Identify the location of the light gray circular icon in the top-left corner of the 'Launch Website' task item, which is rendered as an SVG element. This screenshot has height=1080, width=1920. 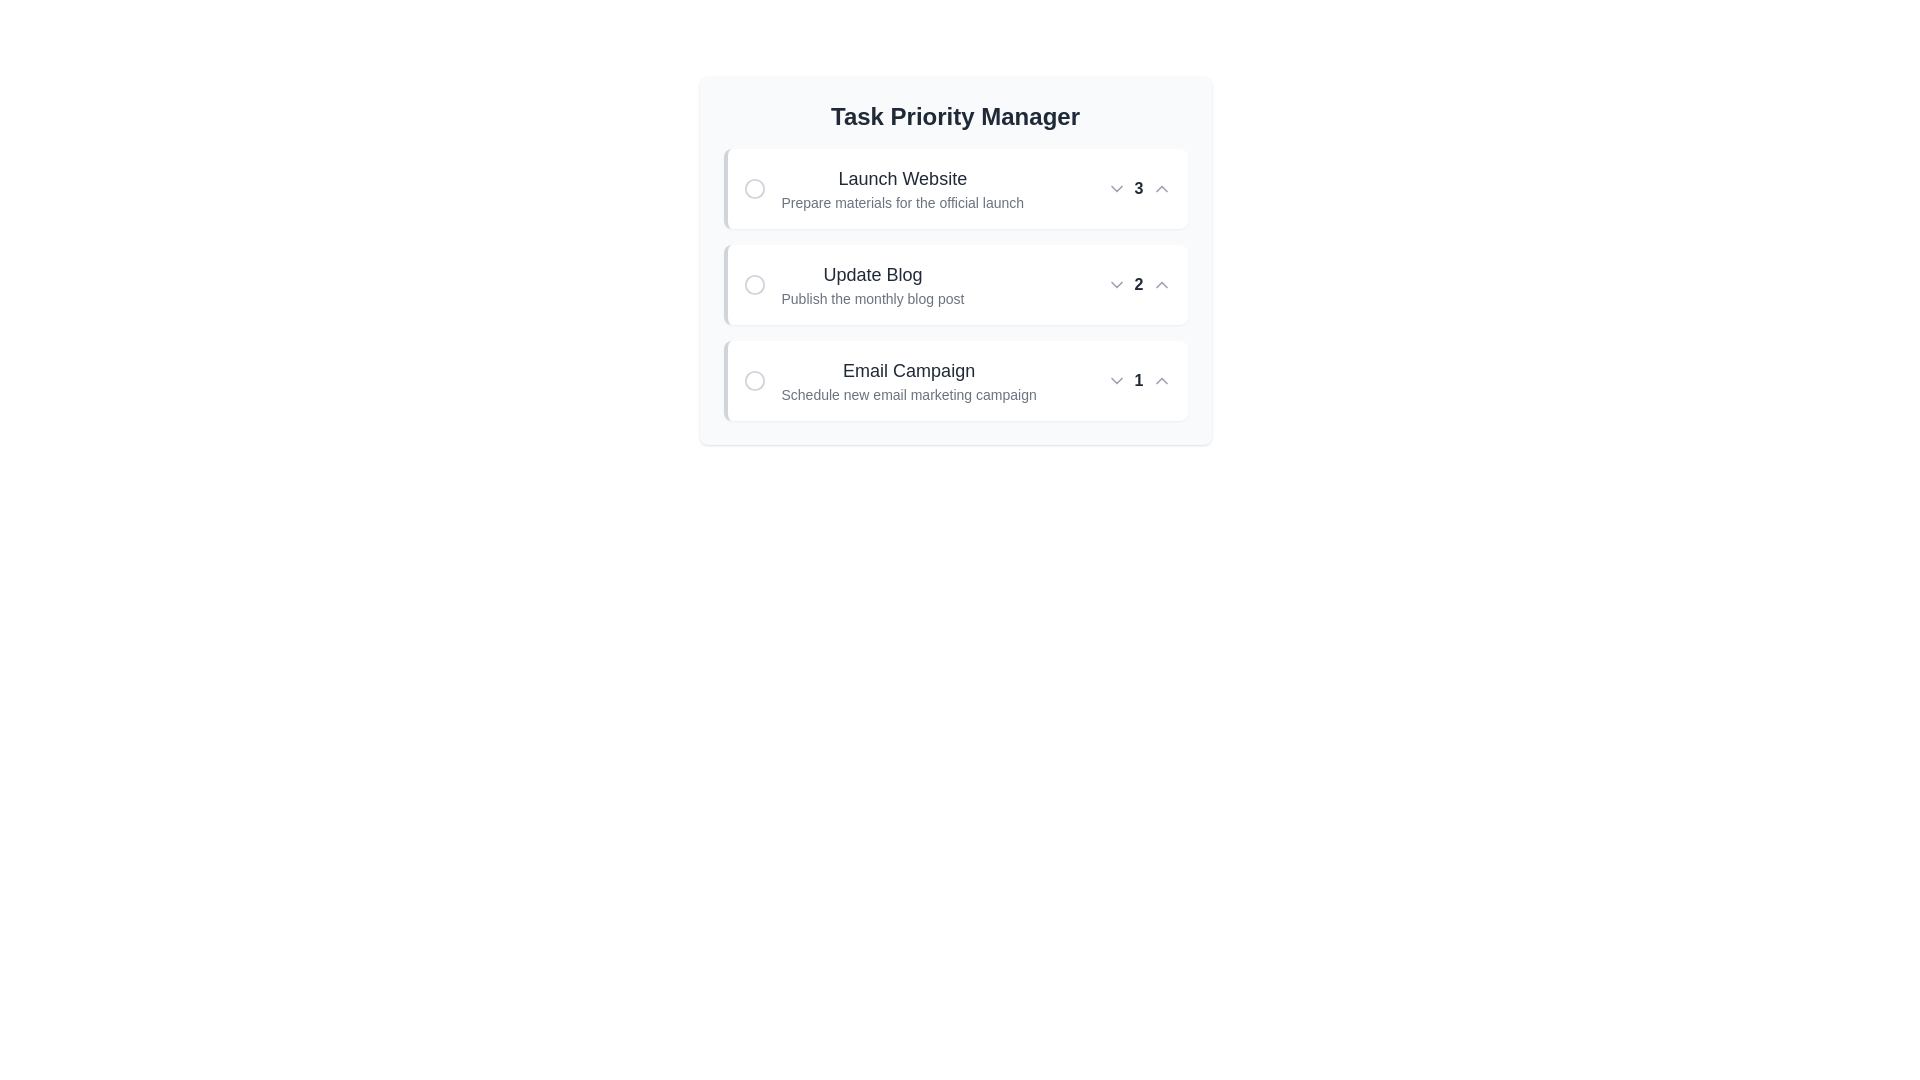
(753, 189).